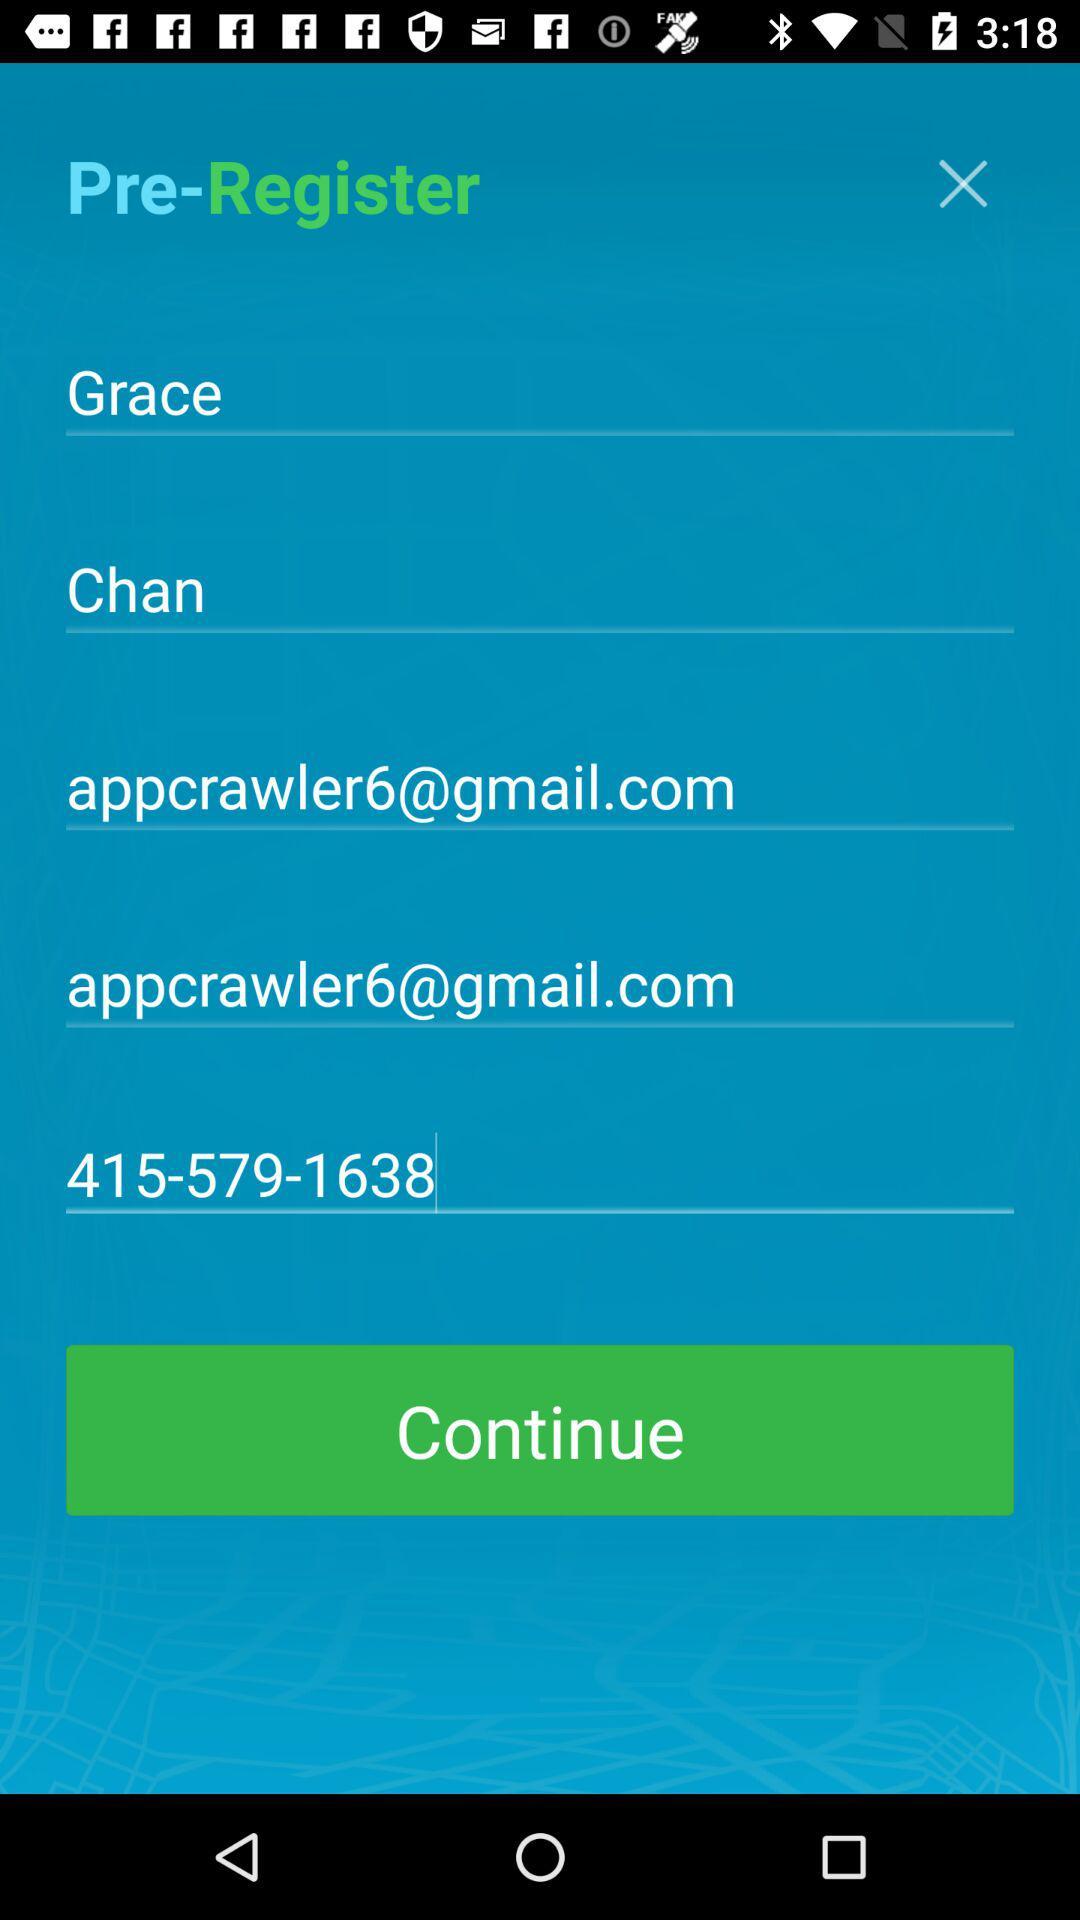 Image resolution: width=1080 pixels, height=1920 pixels. What do you see at coordinates (540, 1429) in the screenshot?
I see `the icon below the 415-579-1638 item` at bounding box center [540, 1429].